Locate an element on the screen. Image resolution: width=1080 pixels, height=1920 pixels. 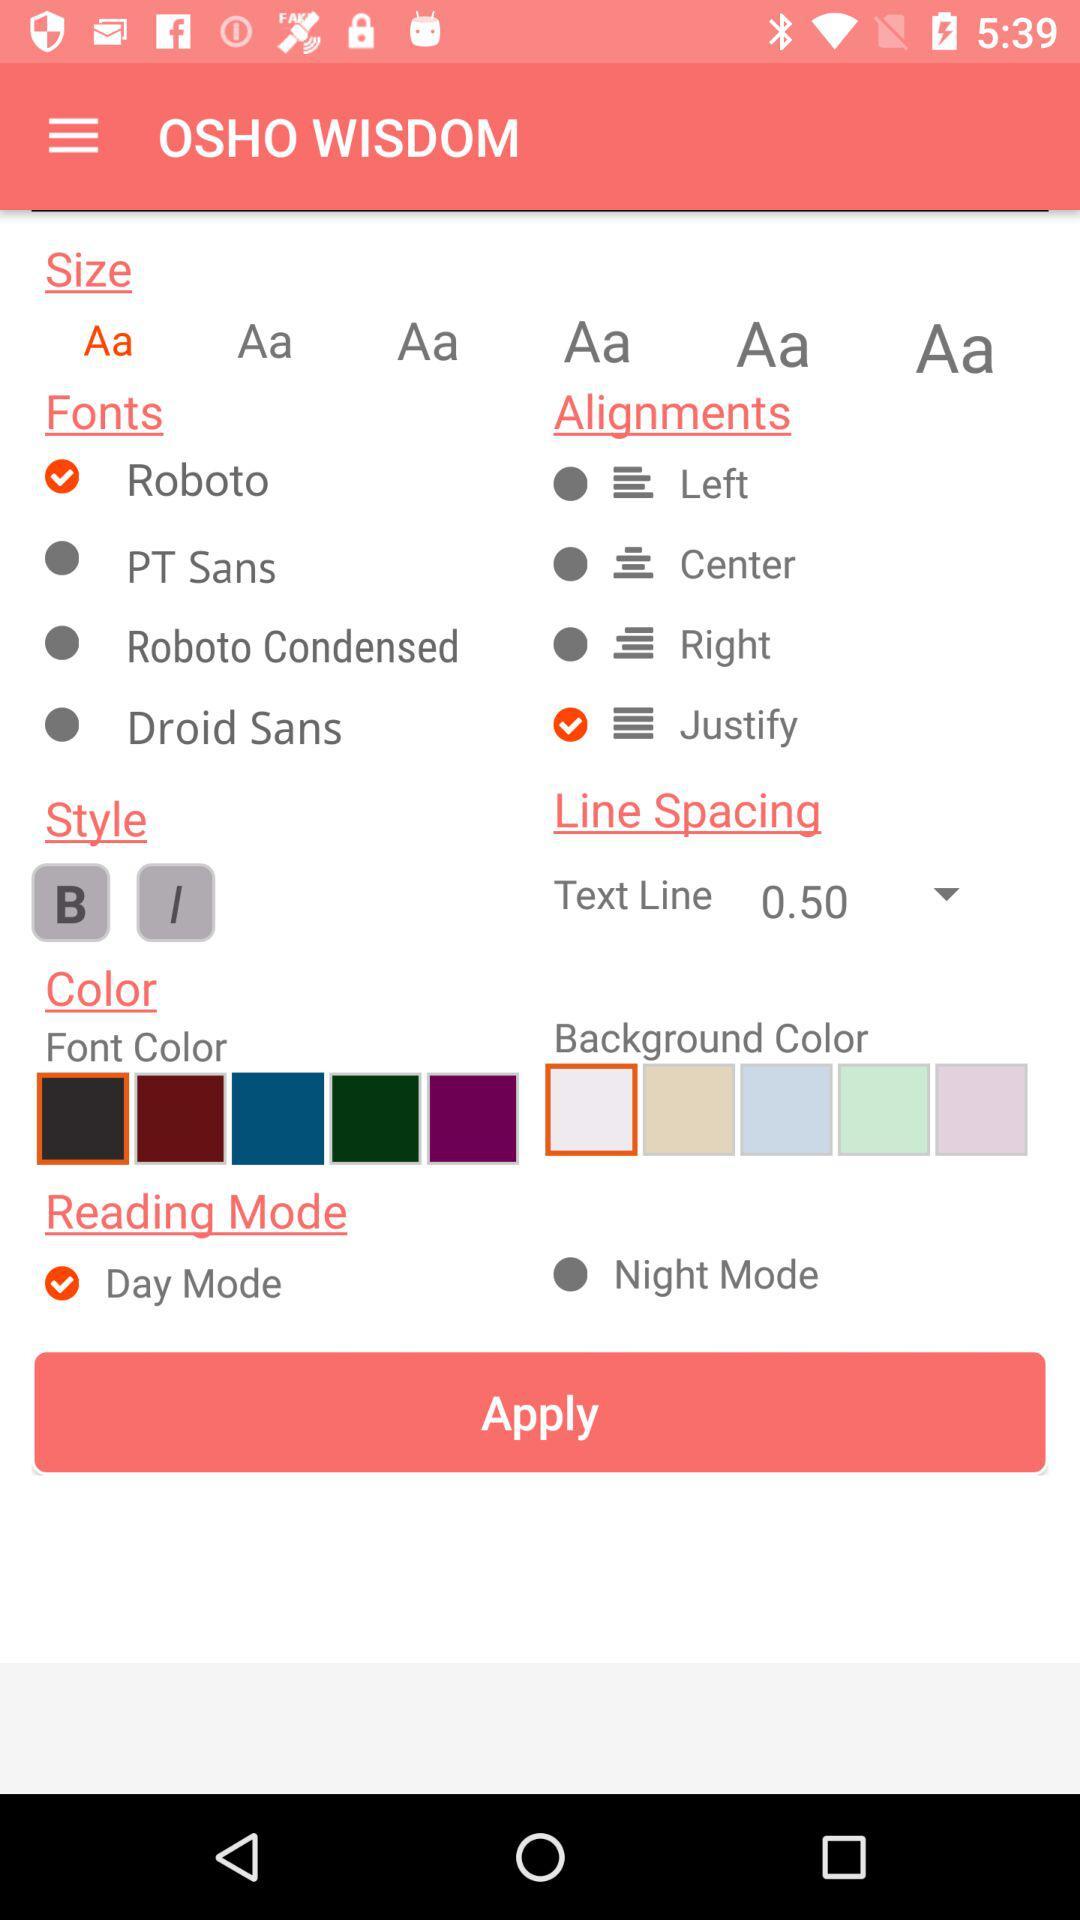
choose purple font color is located at coordinates (472, 1117).